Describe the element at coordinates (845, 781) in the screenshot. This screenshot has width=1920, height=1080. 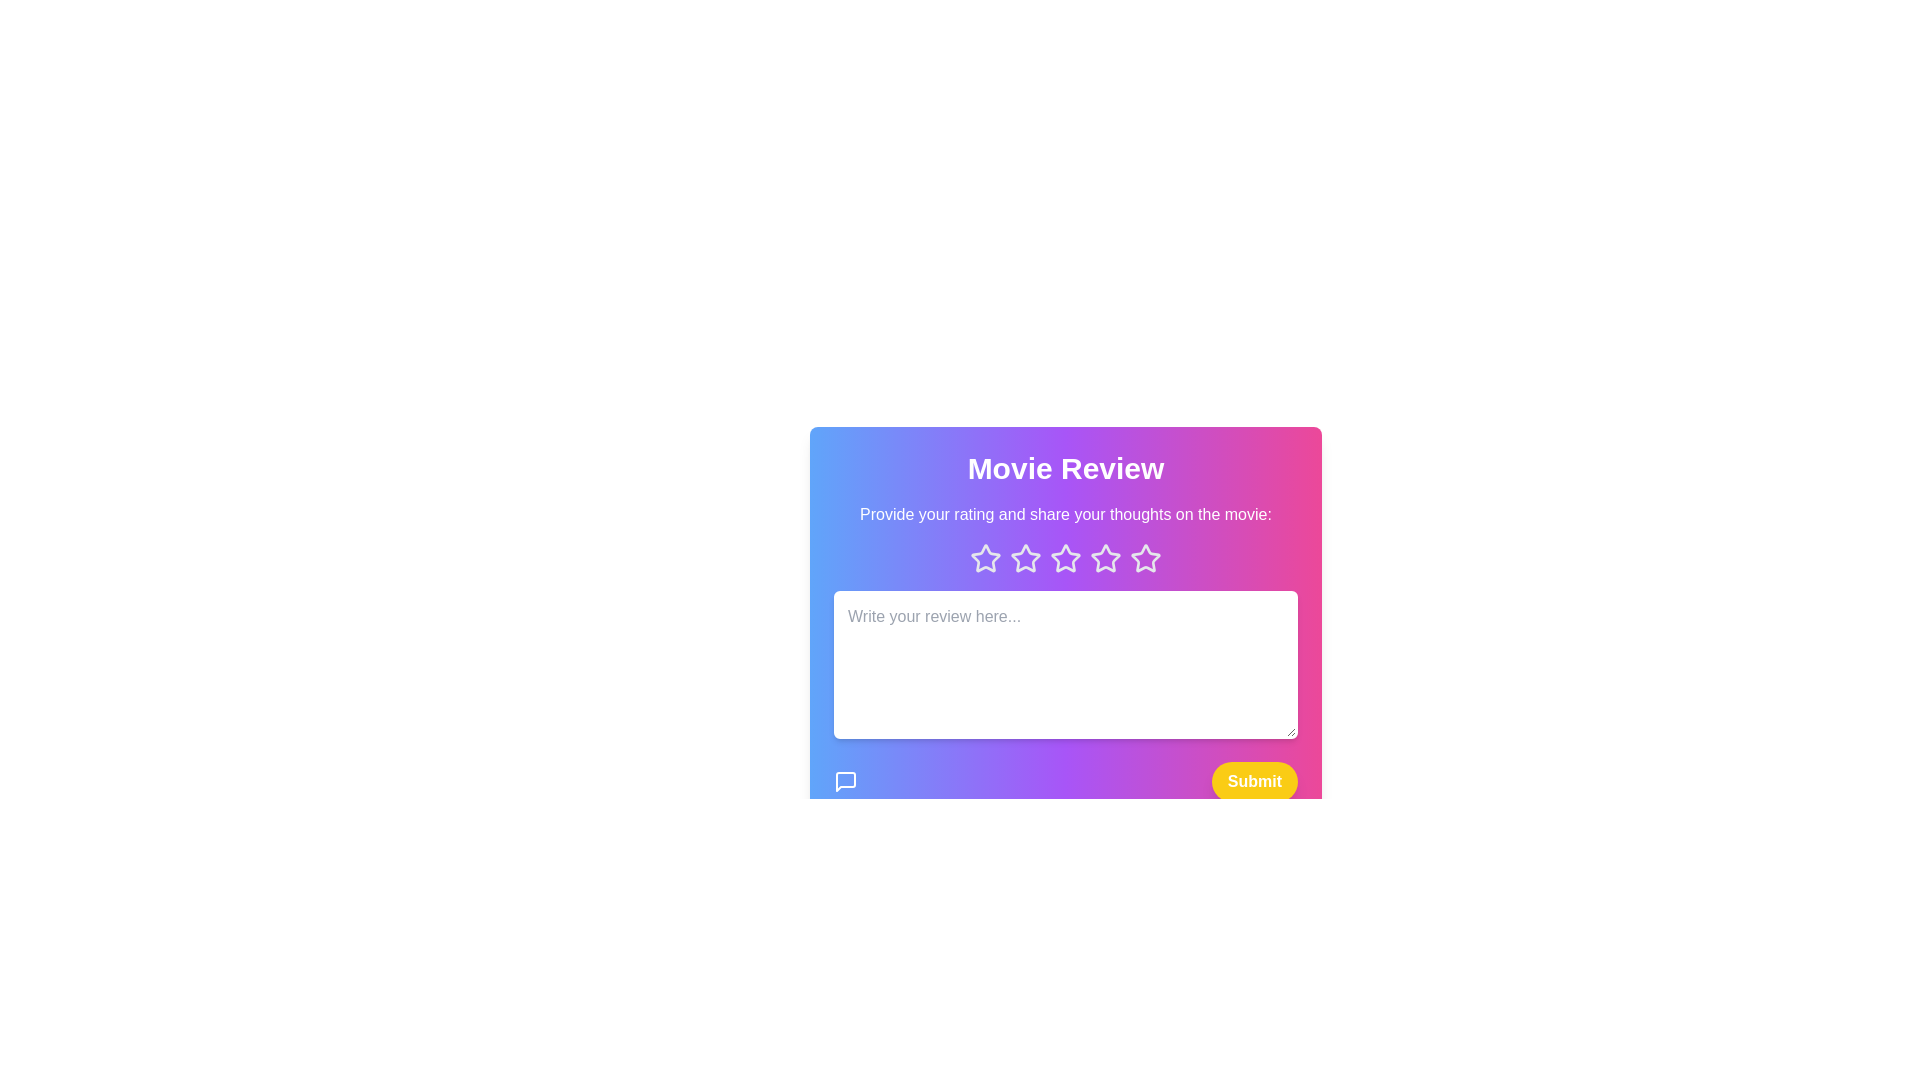
I see `the message icon in the MovieReviewComponent` at that location.